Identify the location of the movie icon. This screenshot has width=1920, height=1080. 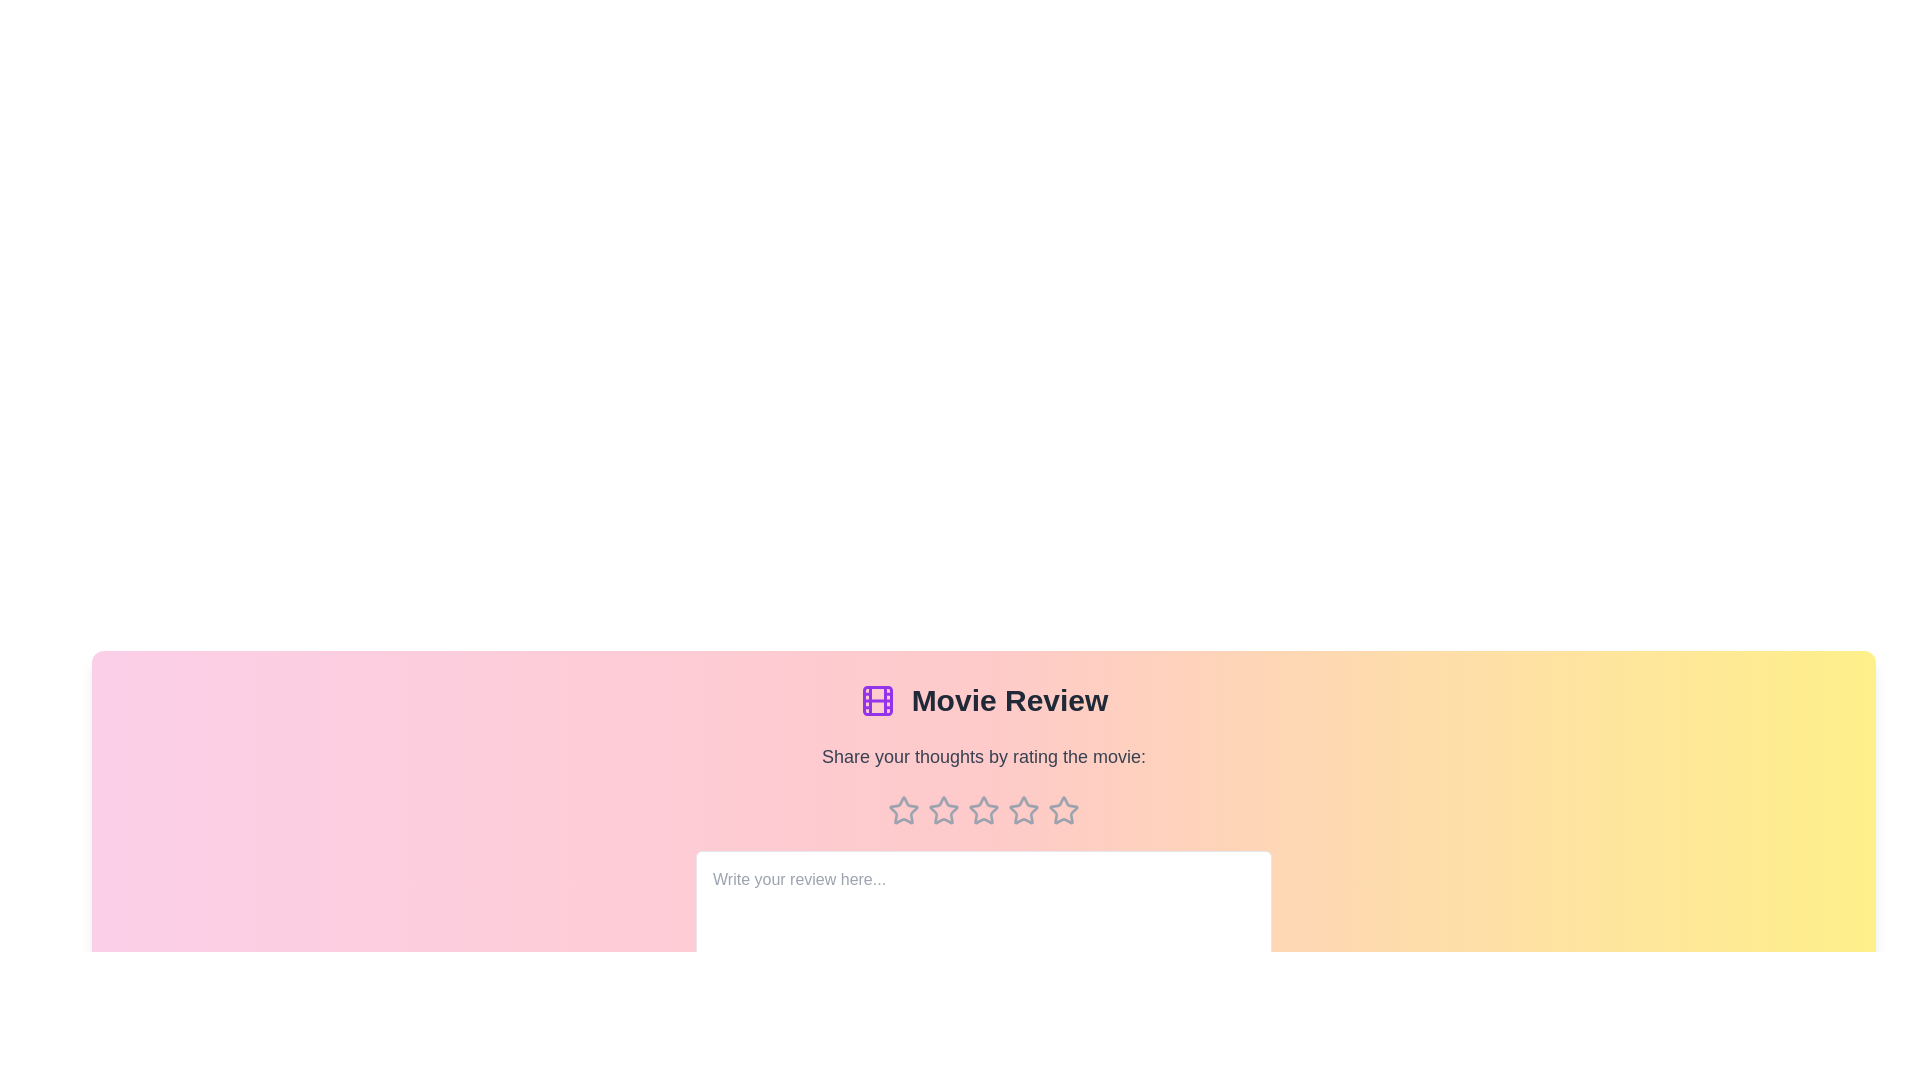
(877, 700).